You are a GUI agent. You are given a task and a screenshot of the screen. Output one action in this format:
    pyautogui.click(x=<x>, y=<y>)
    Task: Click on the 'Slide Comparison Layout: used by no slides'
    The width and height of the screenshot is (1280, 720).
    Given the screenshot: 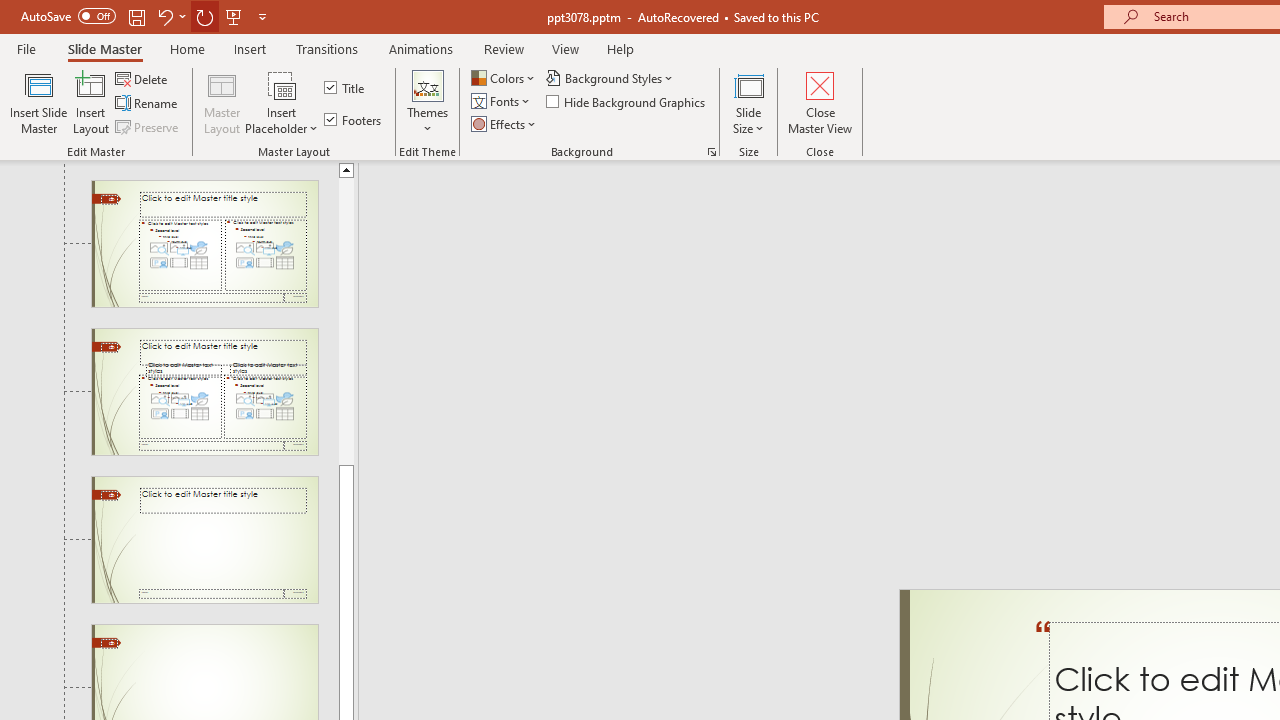 What is the action you would take?
    pyautogui.click(x=204, y=392)
    